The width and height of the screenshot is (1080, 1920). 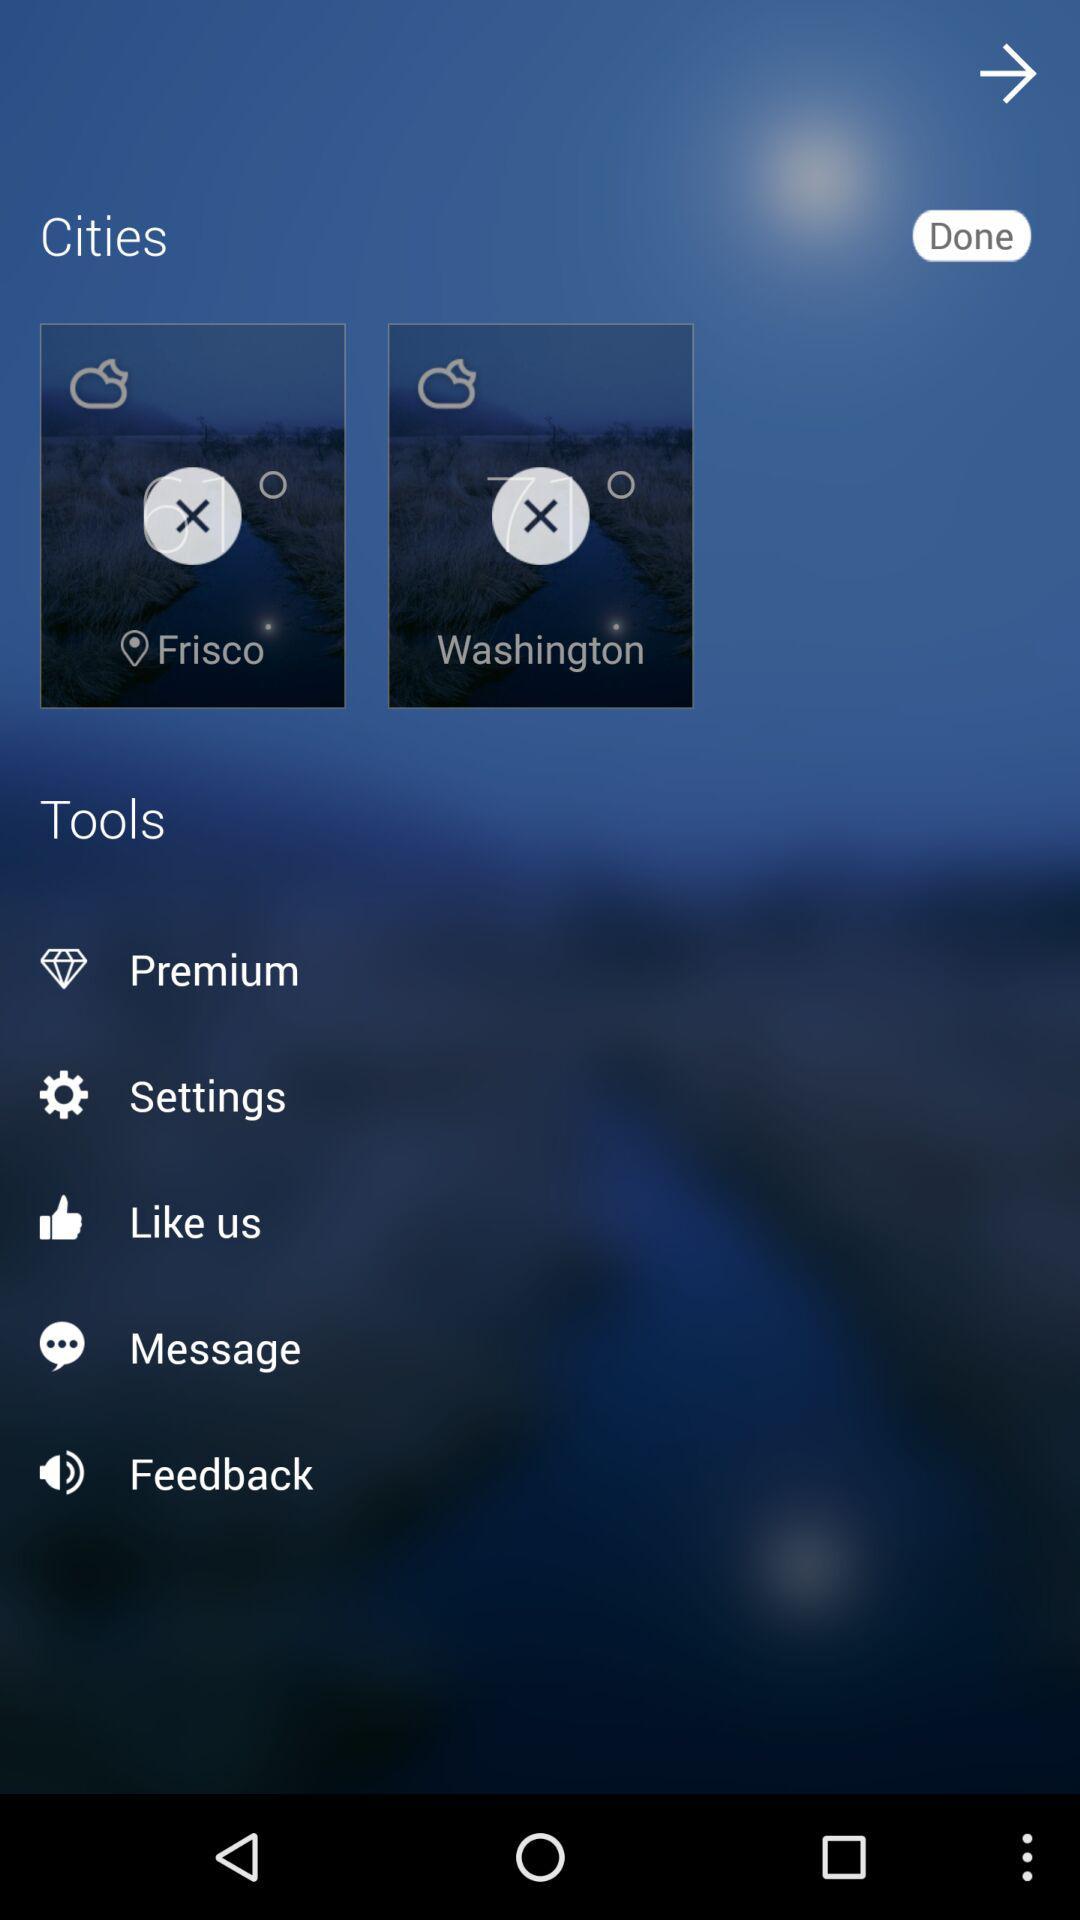 What do you see at coordinates (540, 1473) in the screenshot?
I see `the app below message icon` at bounding box center [540, 1473].